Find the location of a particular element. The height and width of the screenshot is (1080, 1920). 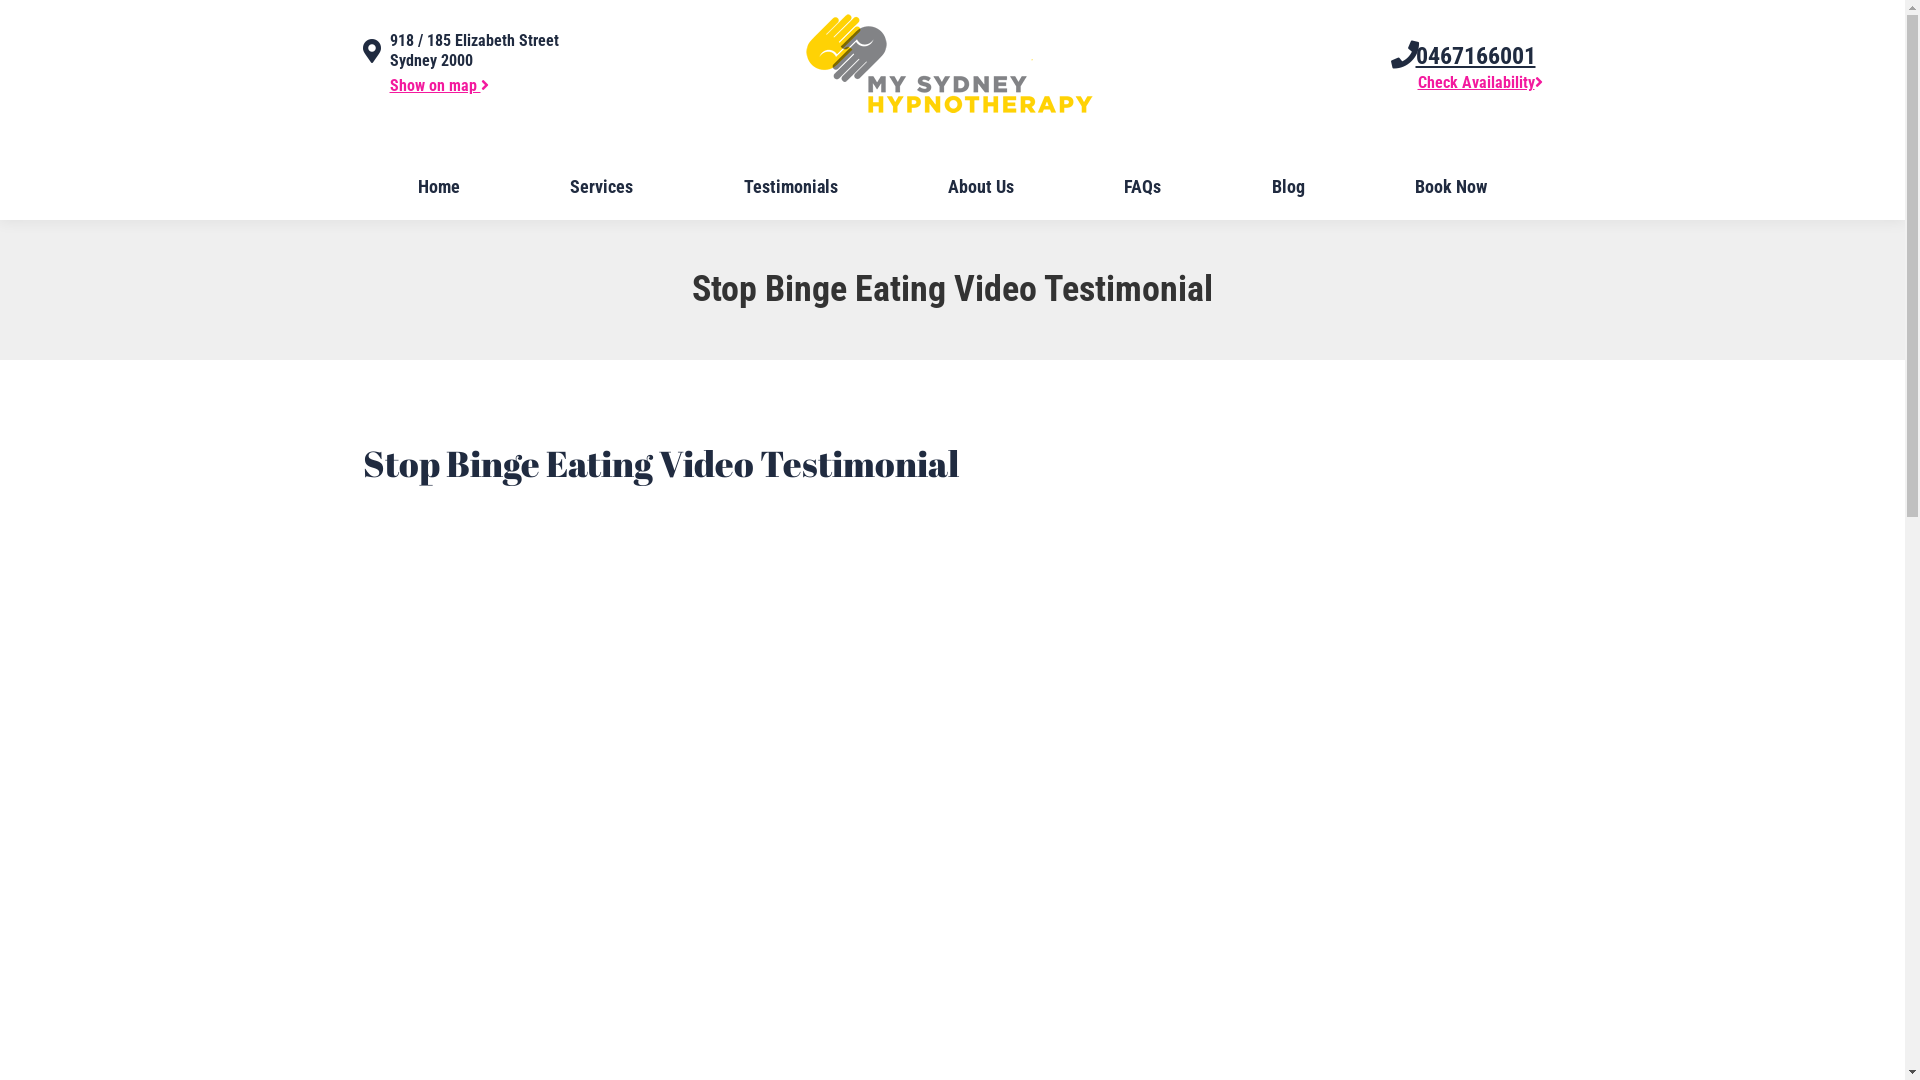

'Services' is located at coordinates (600, 186).